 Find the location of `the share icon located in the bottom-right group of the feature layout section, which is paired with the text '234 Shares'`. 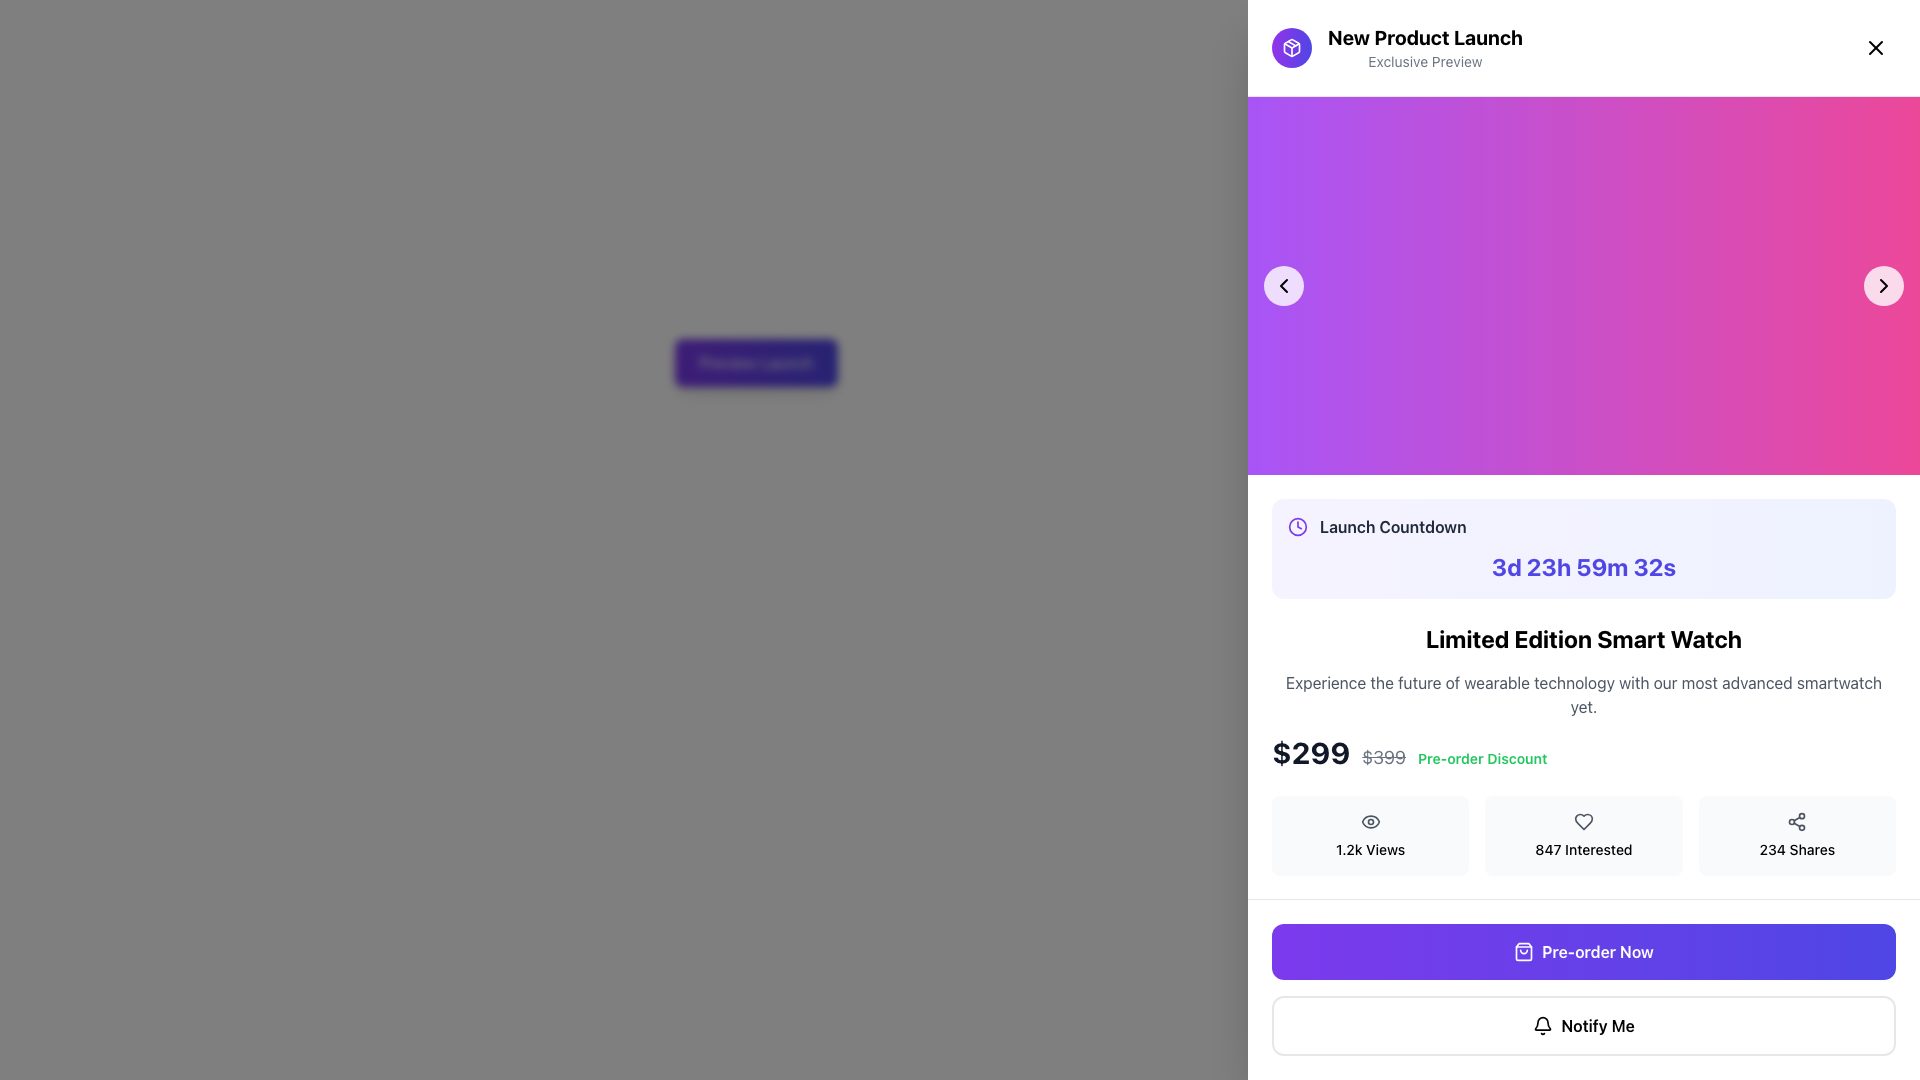

the share icon located in the bottom-right group of the feature layout section, which is paired with the text '234 Shares' is located at coordinates (1797, 821).